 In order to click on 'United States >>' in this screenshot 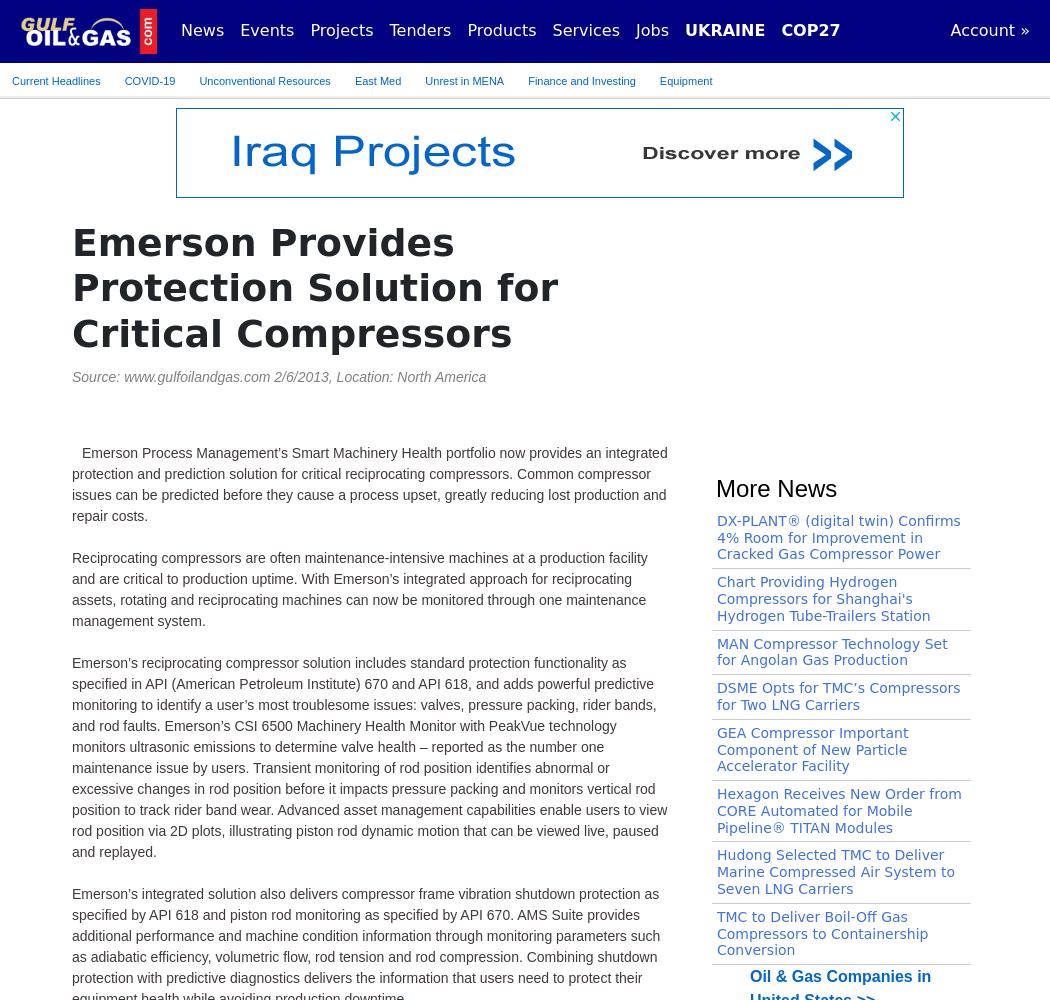, I will do `click(810, 72)`.